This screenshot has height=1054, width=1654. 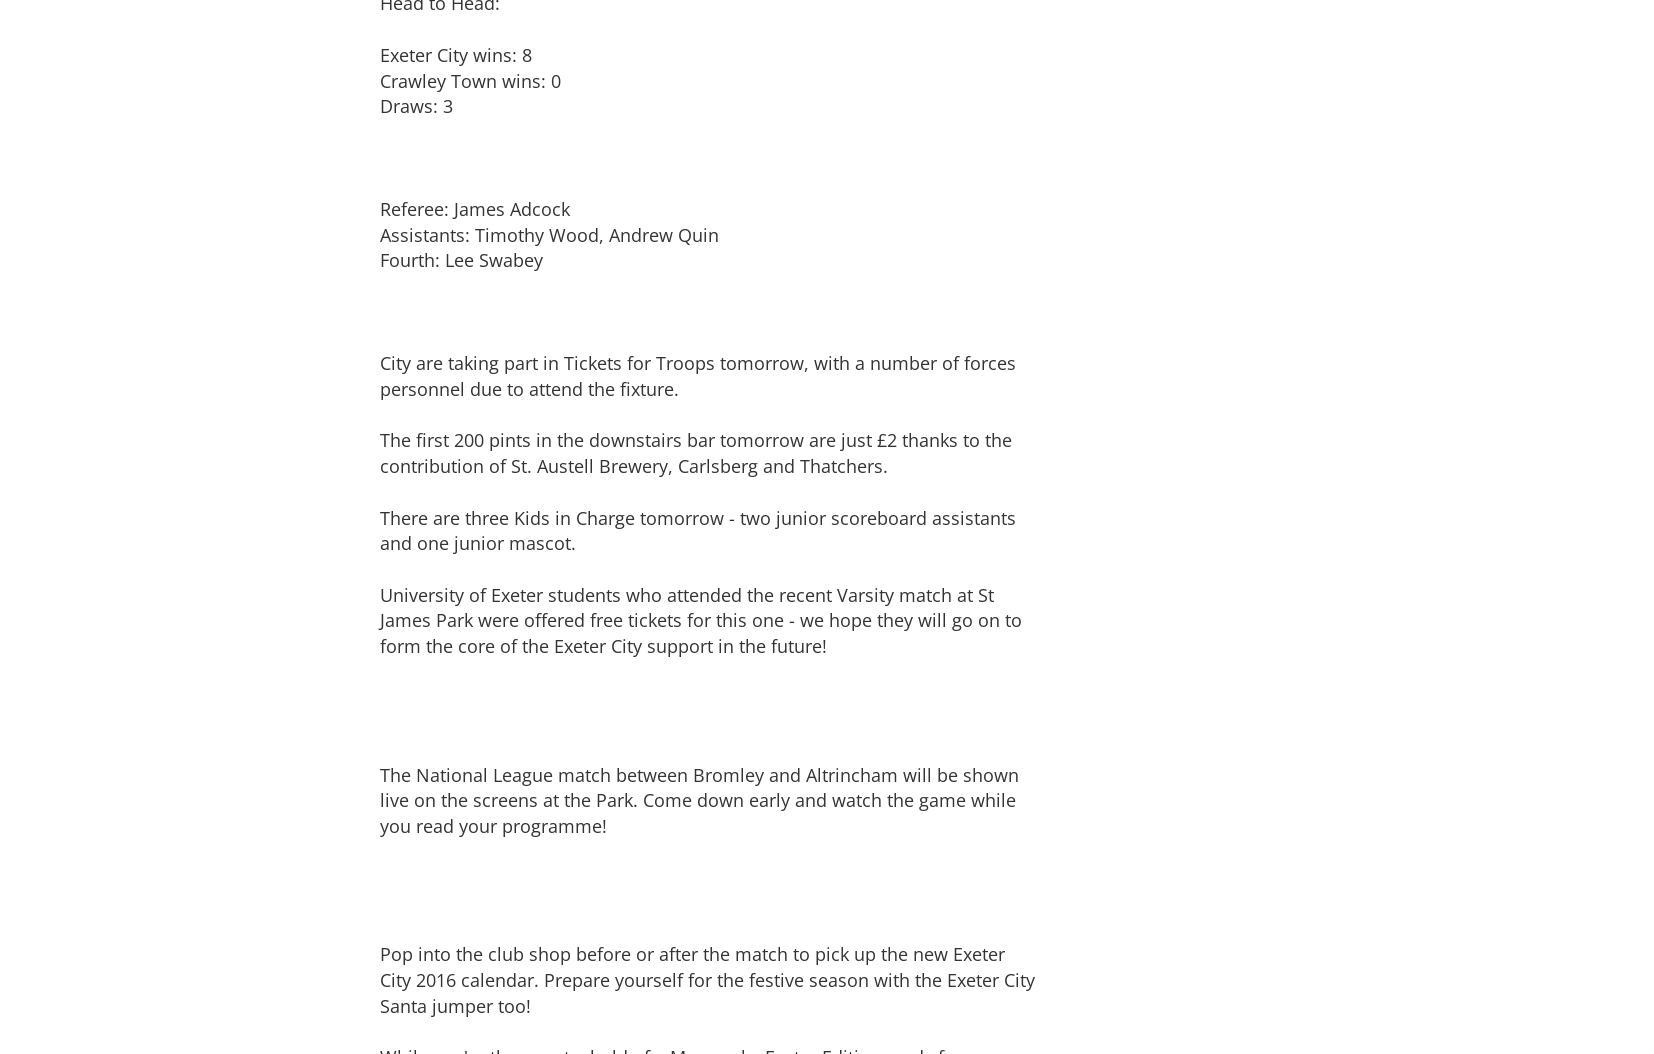 What do you see at coordinates (697, 529) in the screenshot?
I see `'There are three Kids in Charge tomorrow - two junior scoreboard assistants and one junior mascot.'` at bounding box center [697, 529].